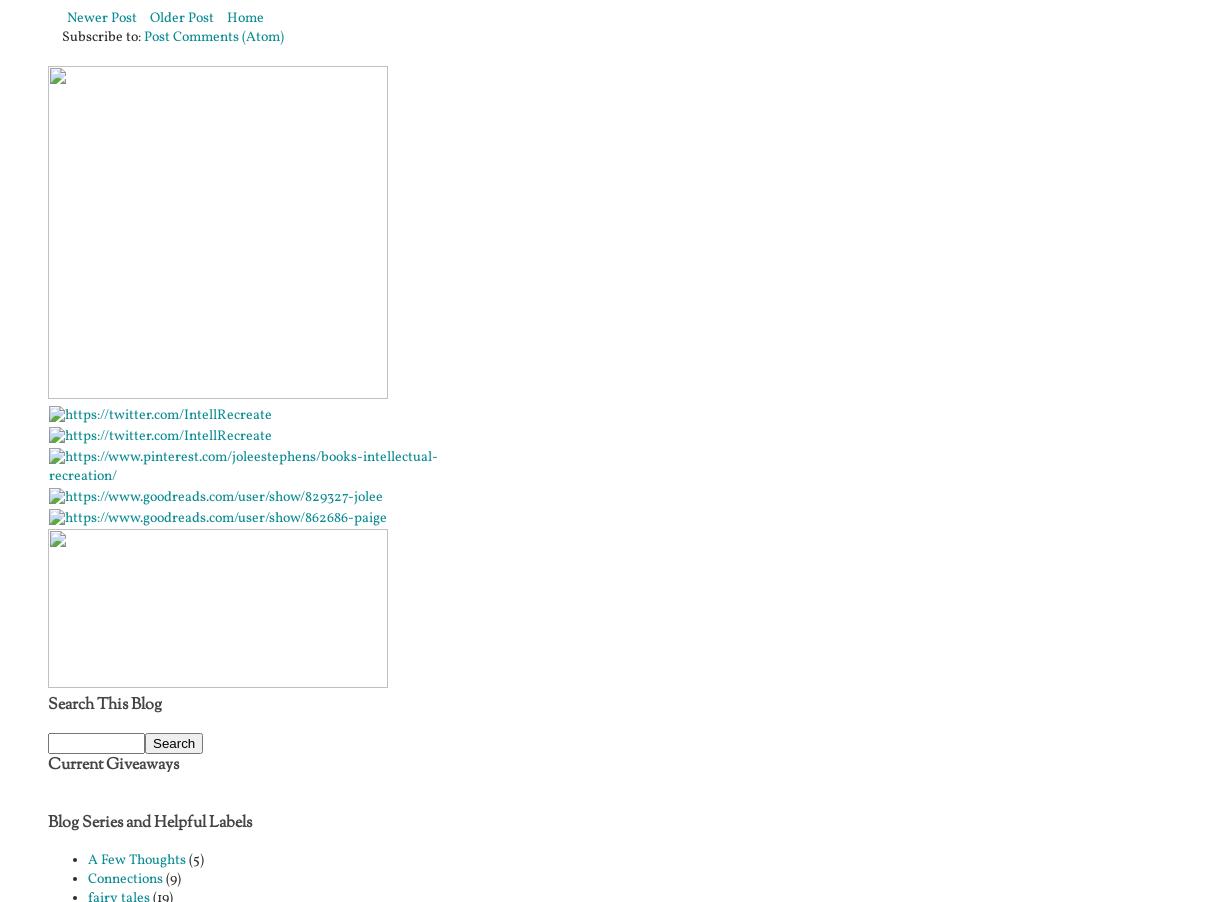 Image resolution: width=1208 pixels, height=902 pixels. I want to click on 'Newer Post', so click(66, 16).